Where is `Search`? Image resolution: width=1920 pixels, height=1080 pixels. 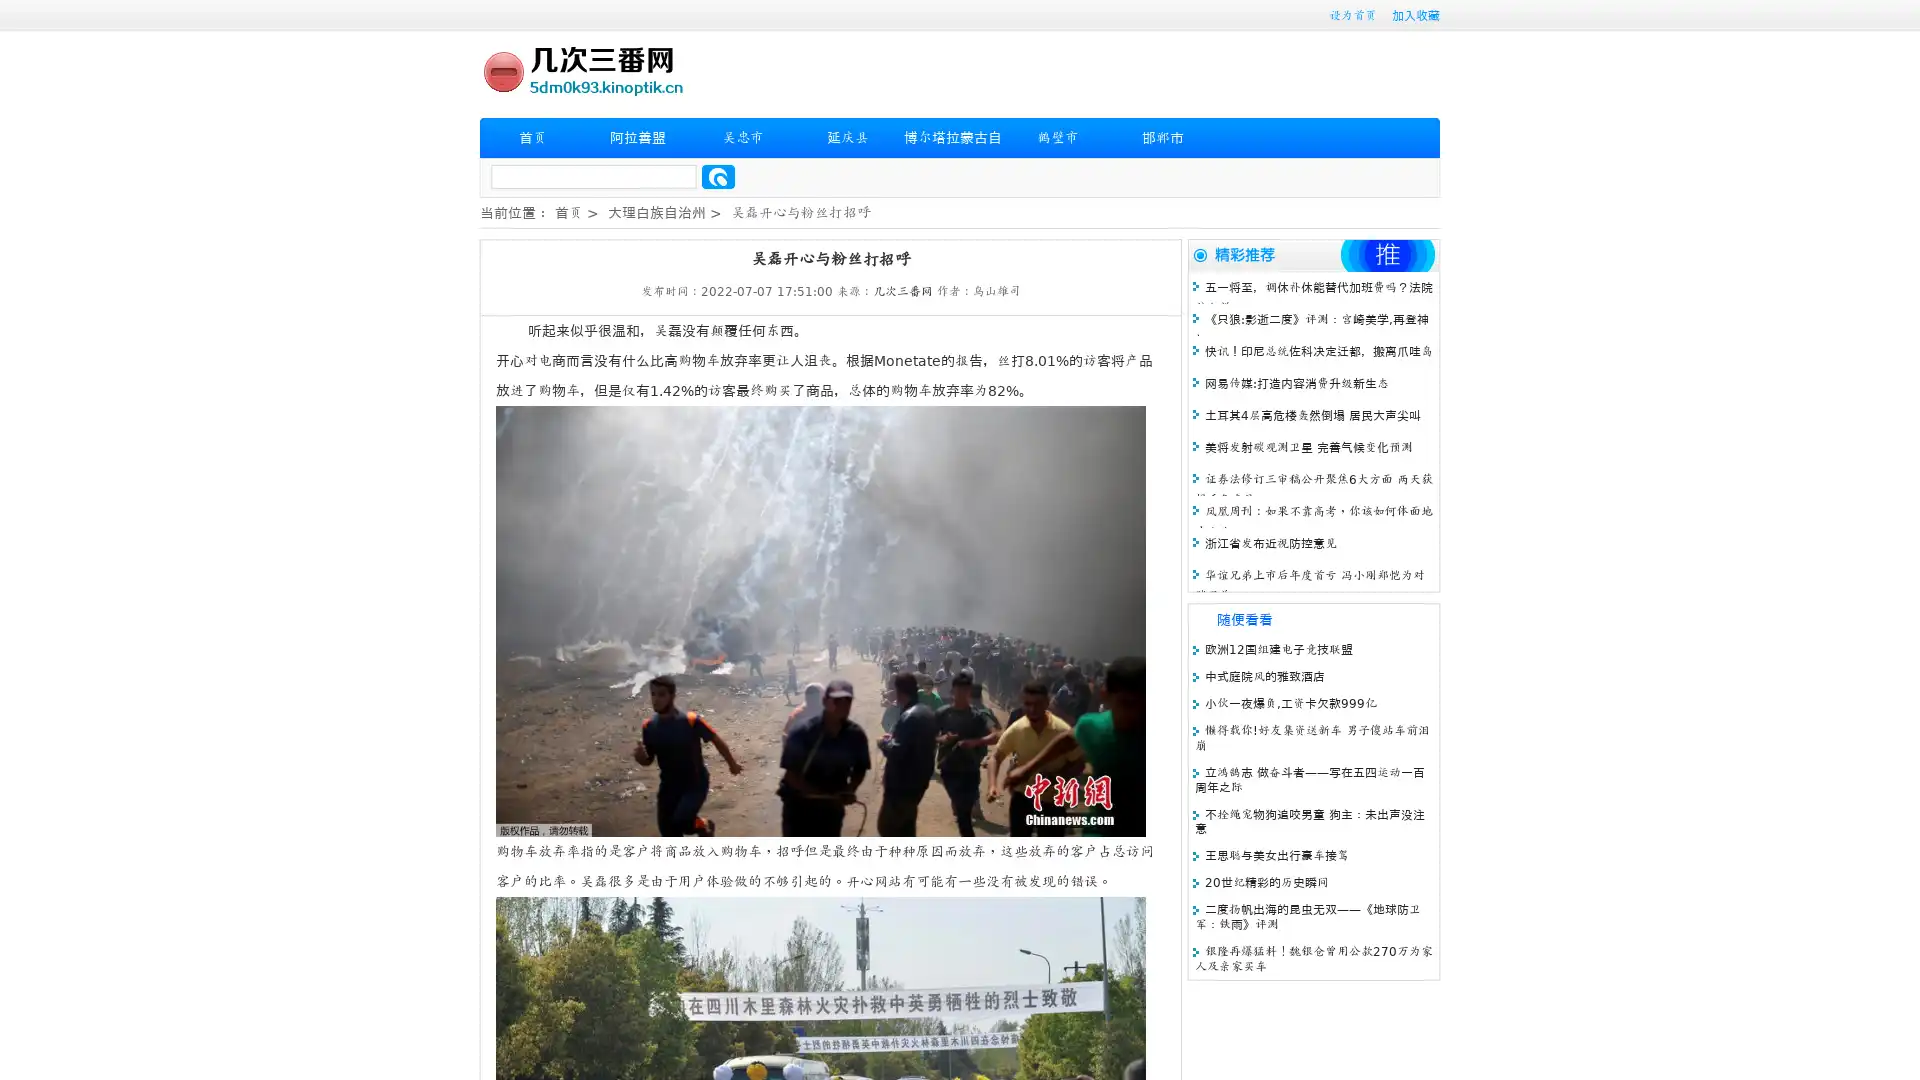 Search is located at coordinates (718, 176).